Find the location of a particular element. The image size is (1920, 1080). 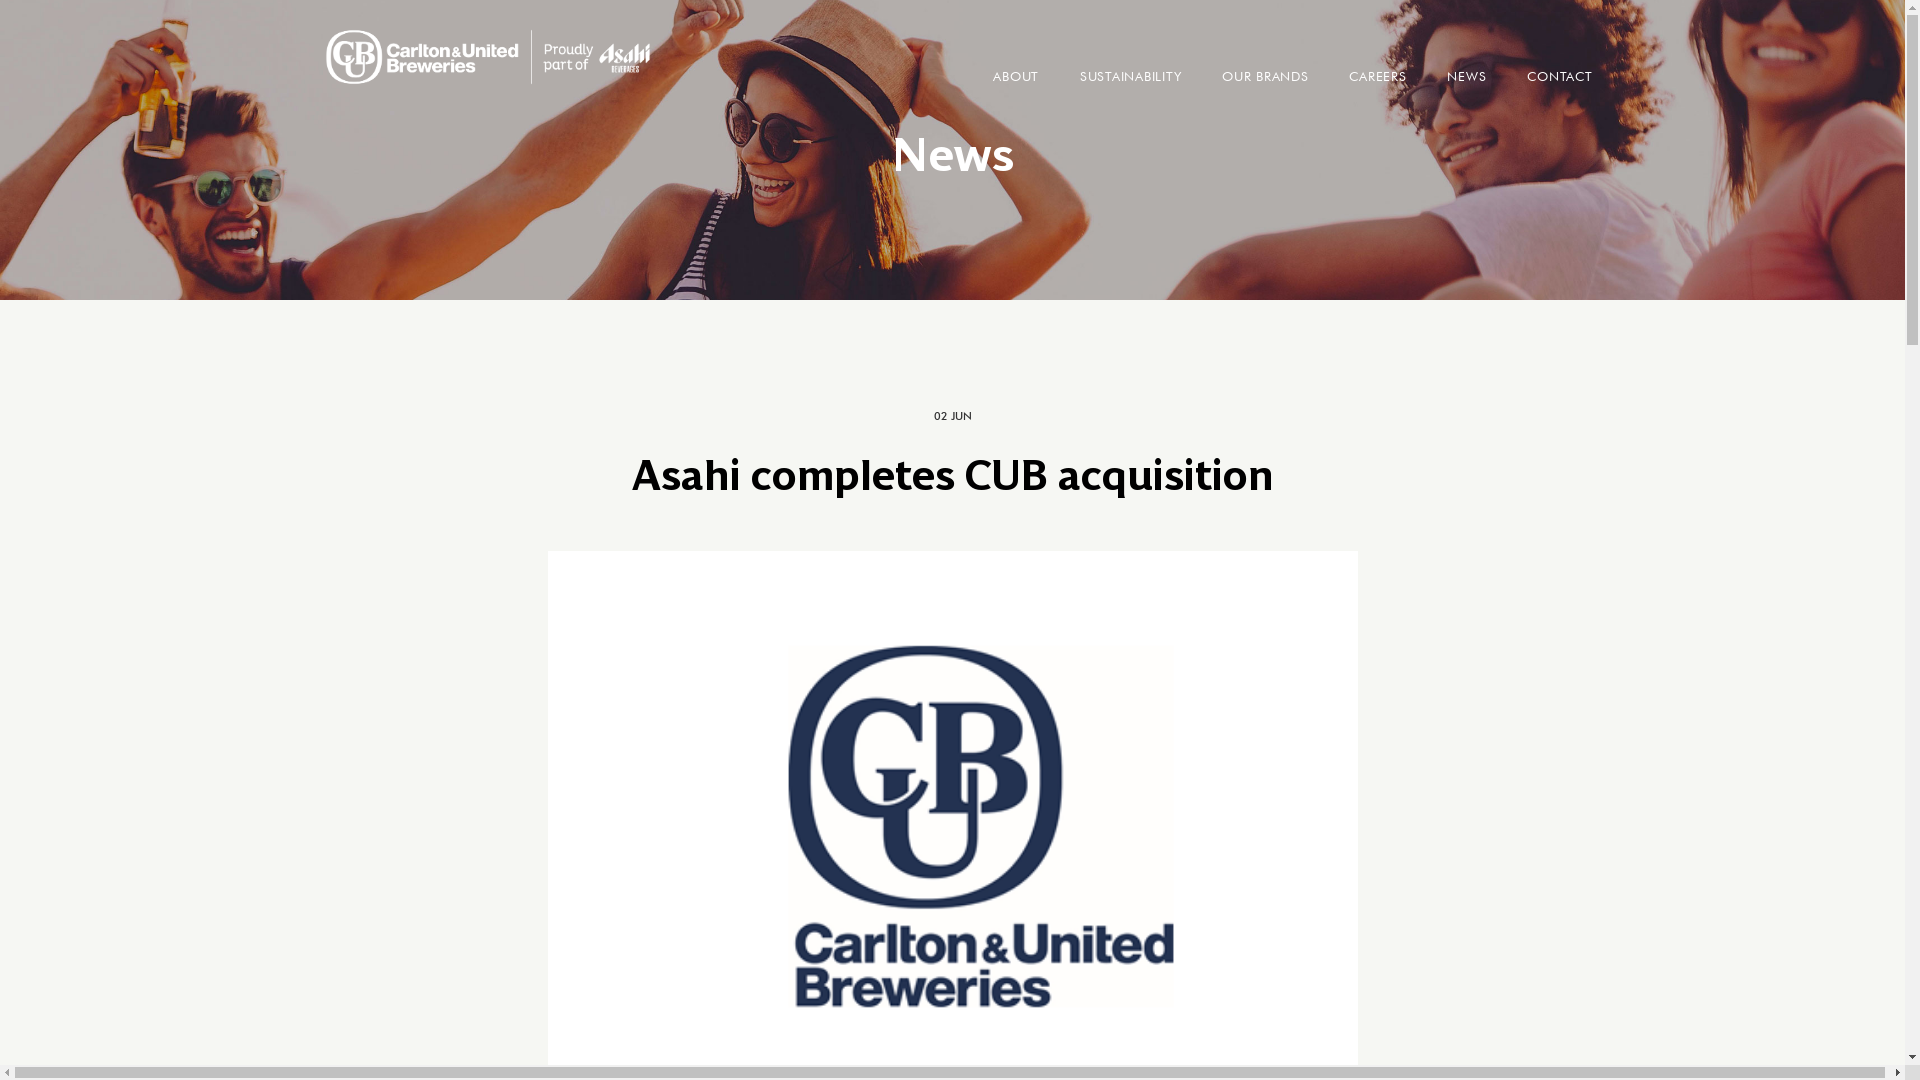

'CAREERS' is located at coordinates (1376, 83).